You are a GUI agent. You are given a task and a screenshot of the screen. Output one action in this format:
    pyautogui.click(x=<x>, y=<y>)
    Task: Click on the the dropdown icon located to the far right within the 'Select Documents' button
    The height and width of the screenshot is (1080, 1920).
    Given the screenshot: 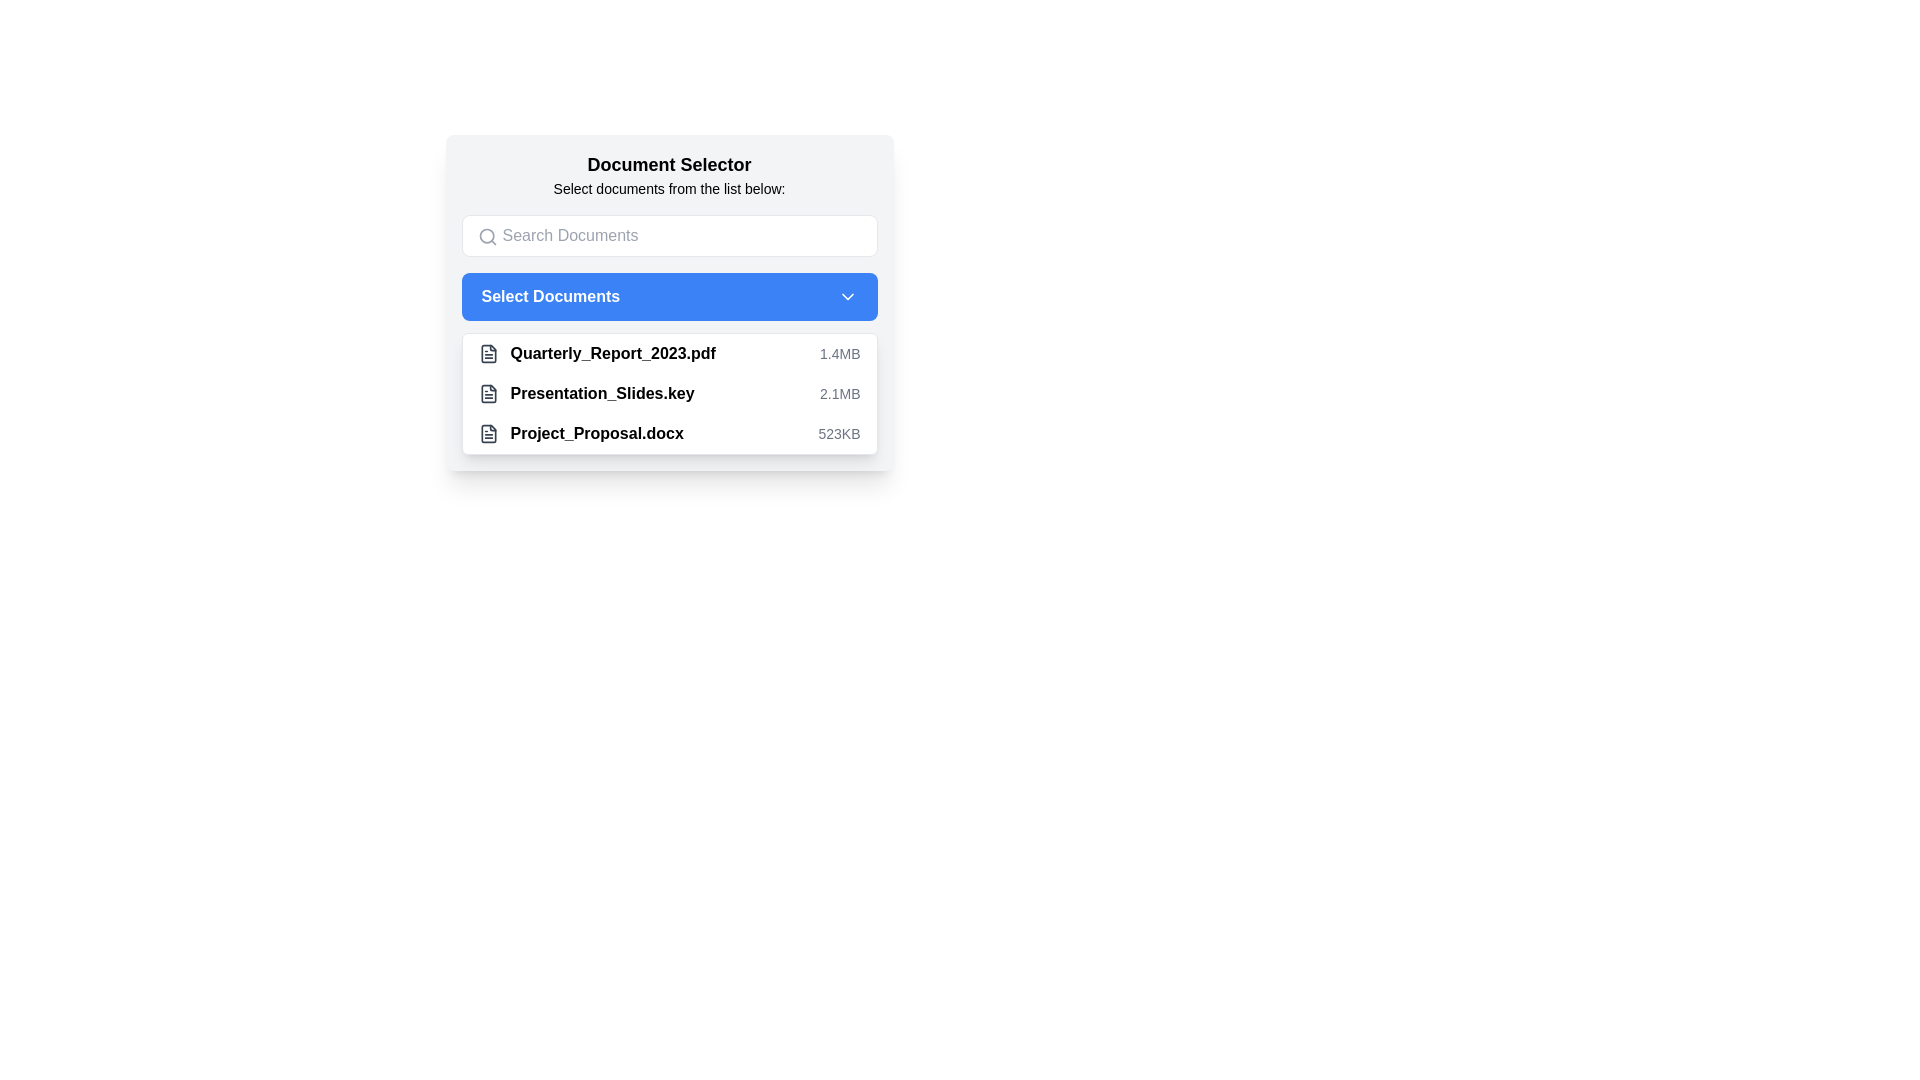 What is the action you would take?
    pyautogui.click(x=847, y=297)
    